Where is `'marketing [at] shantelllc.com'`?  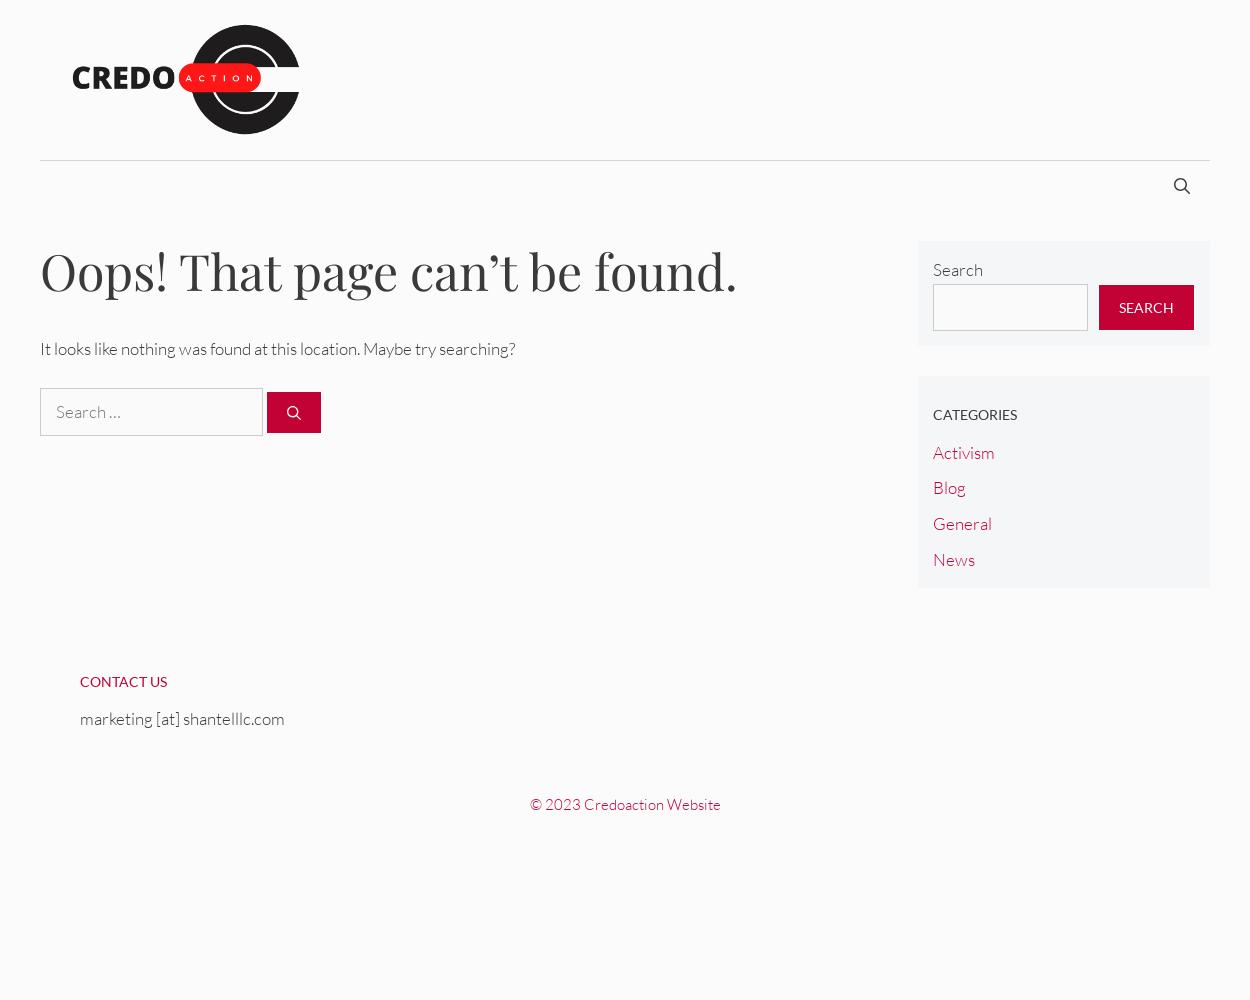
'marketing [at] shantelllc.com' is located at coordinates (182, 717).